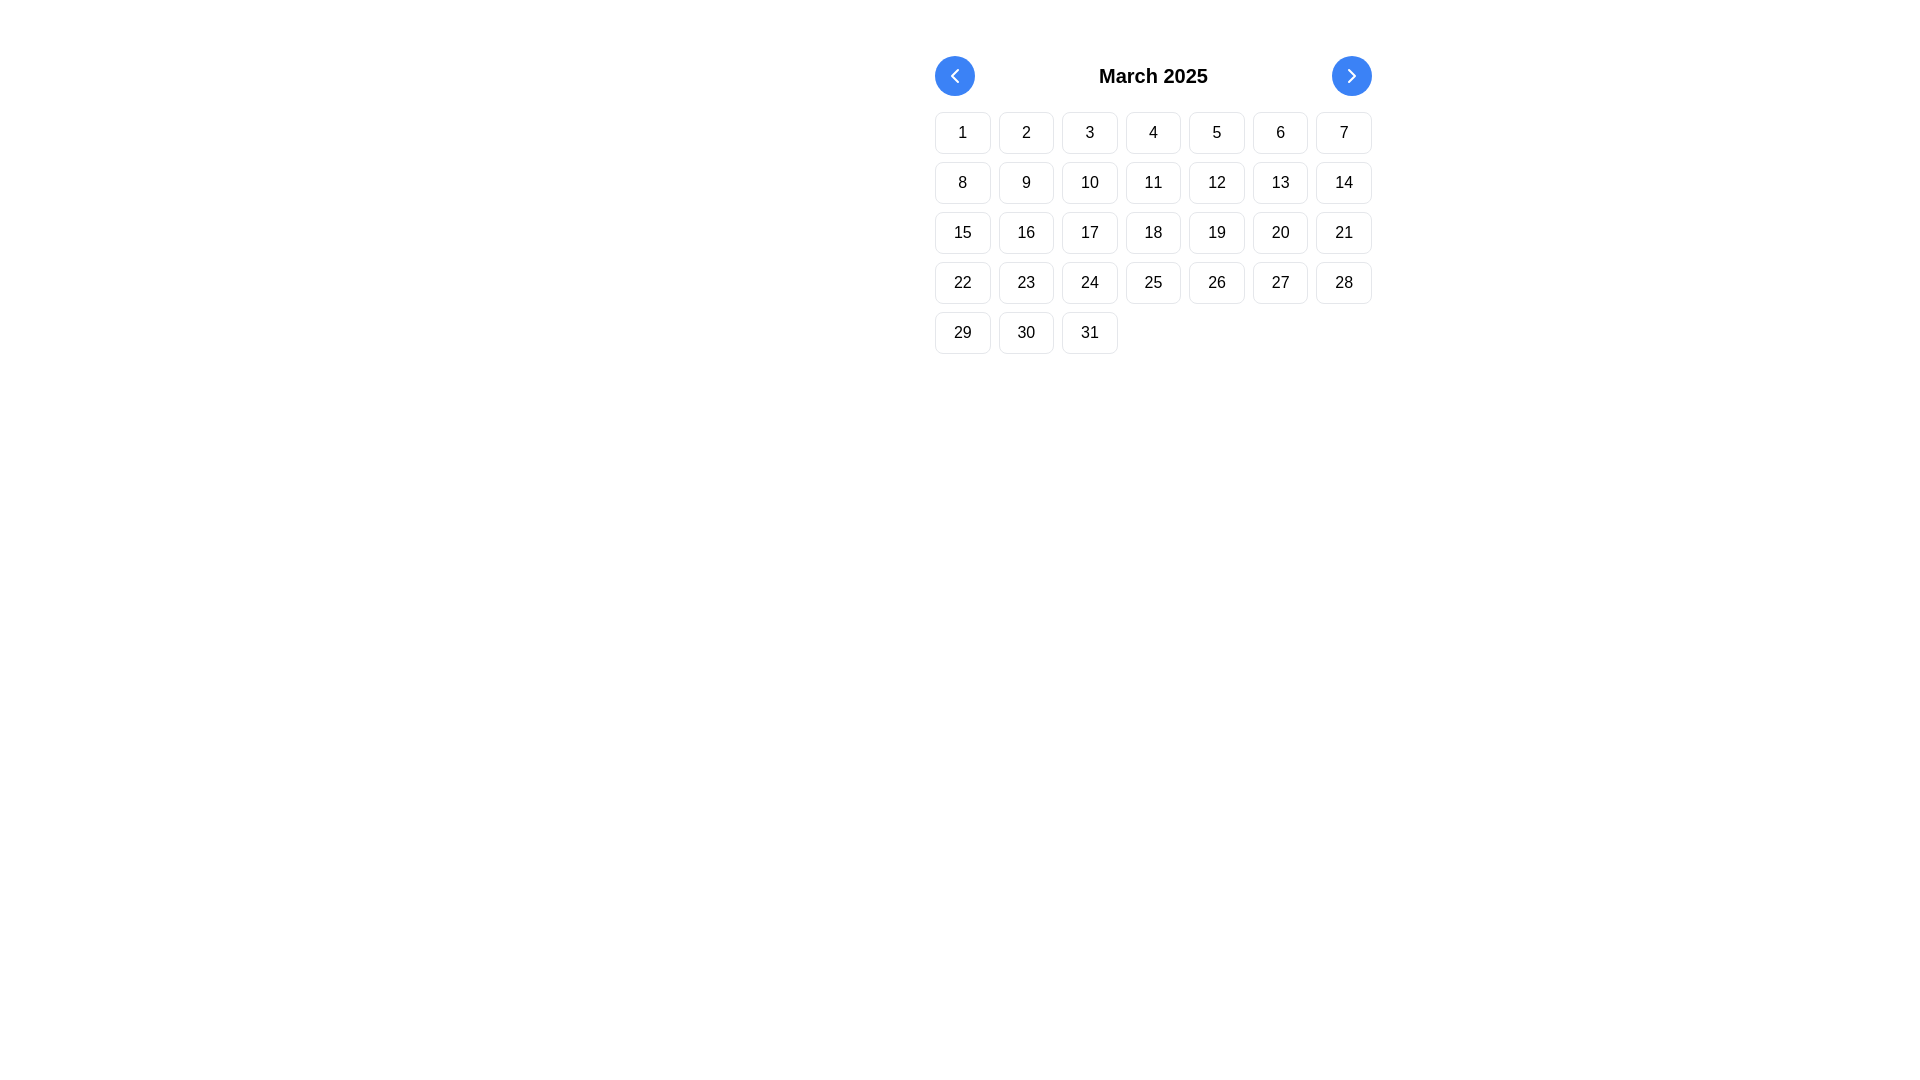 This screenshot has width=1920, height=1080. What do you see at coordinates (954, 75) in the screenshot?
I see `the Chevron Left SVG Icon` at bounding box center [954, 75].